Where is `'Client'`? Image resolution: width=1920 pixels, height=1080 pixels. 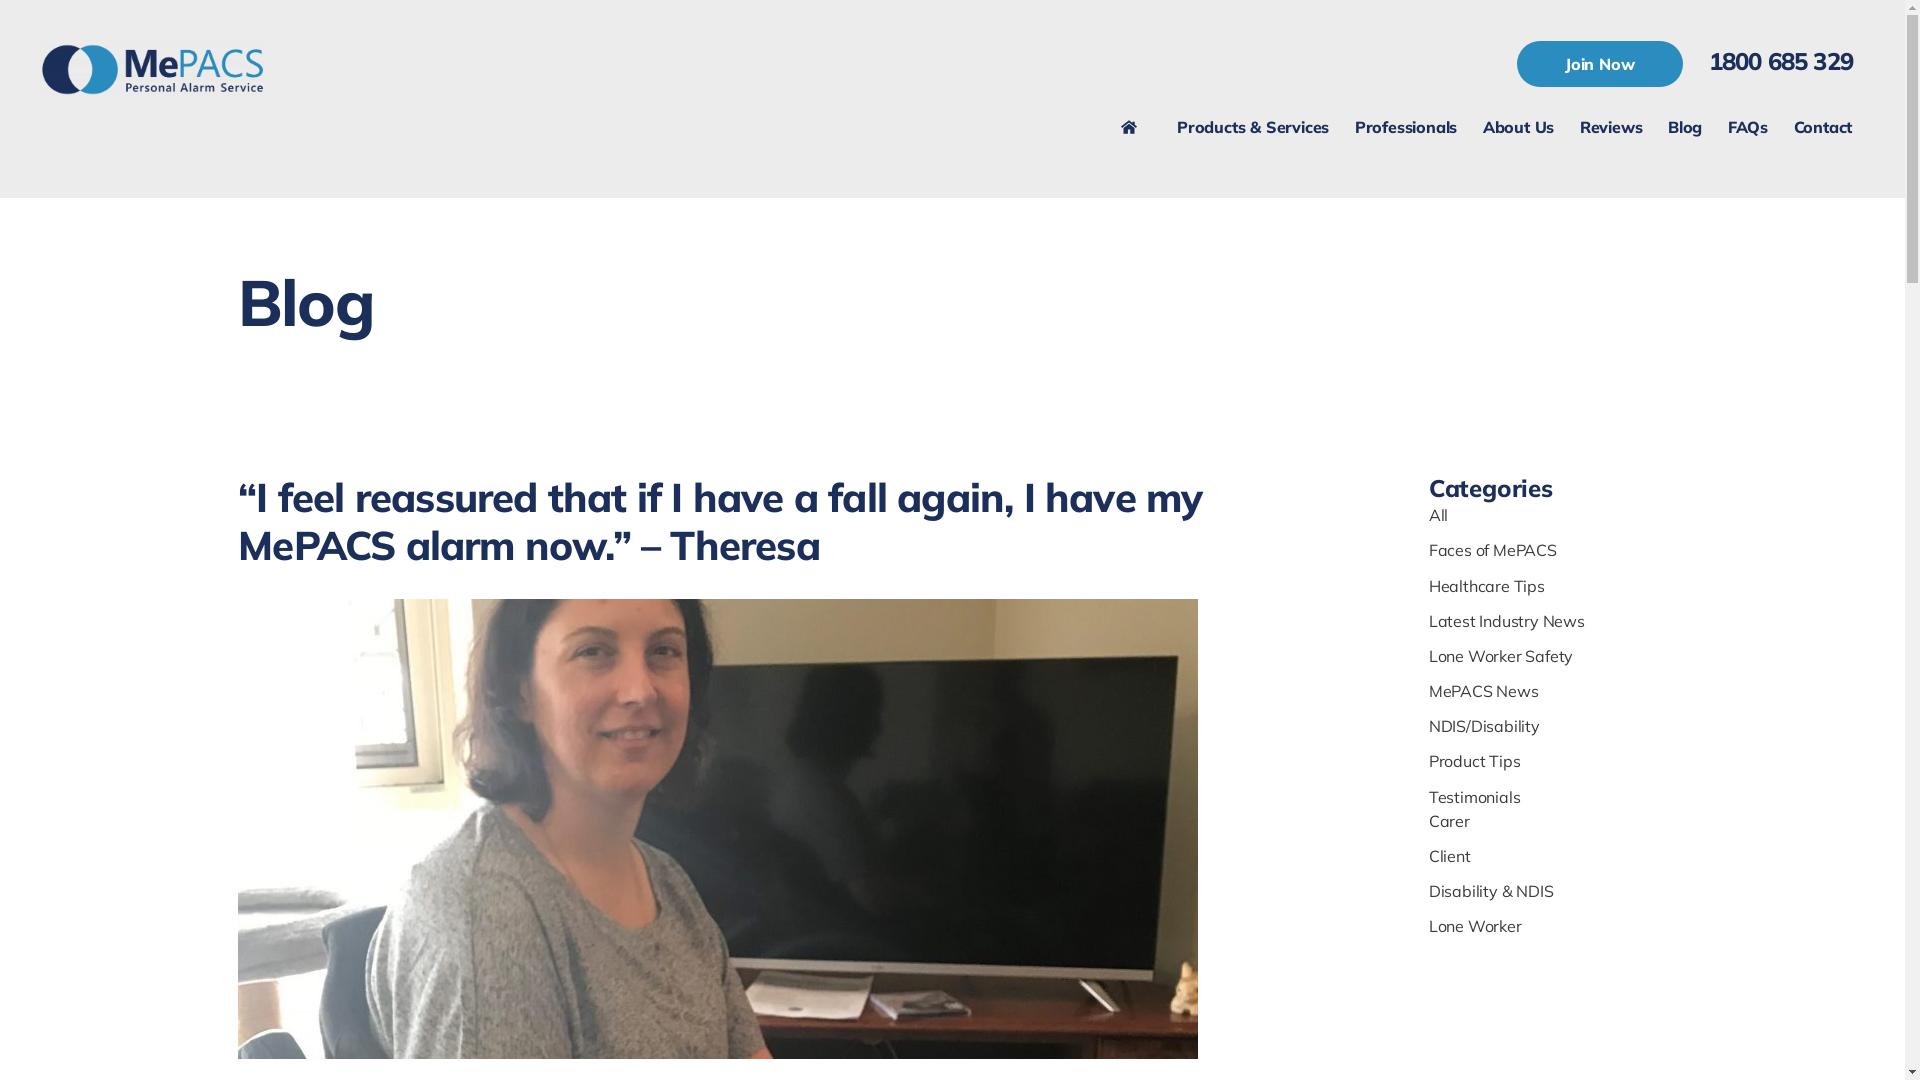
'Client' is located at coordinates (1428, 855).